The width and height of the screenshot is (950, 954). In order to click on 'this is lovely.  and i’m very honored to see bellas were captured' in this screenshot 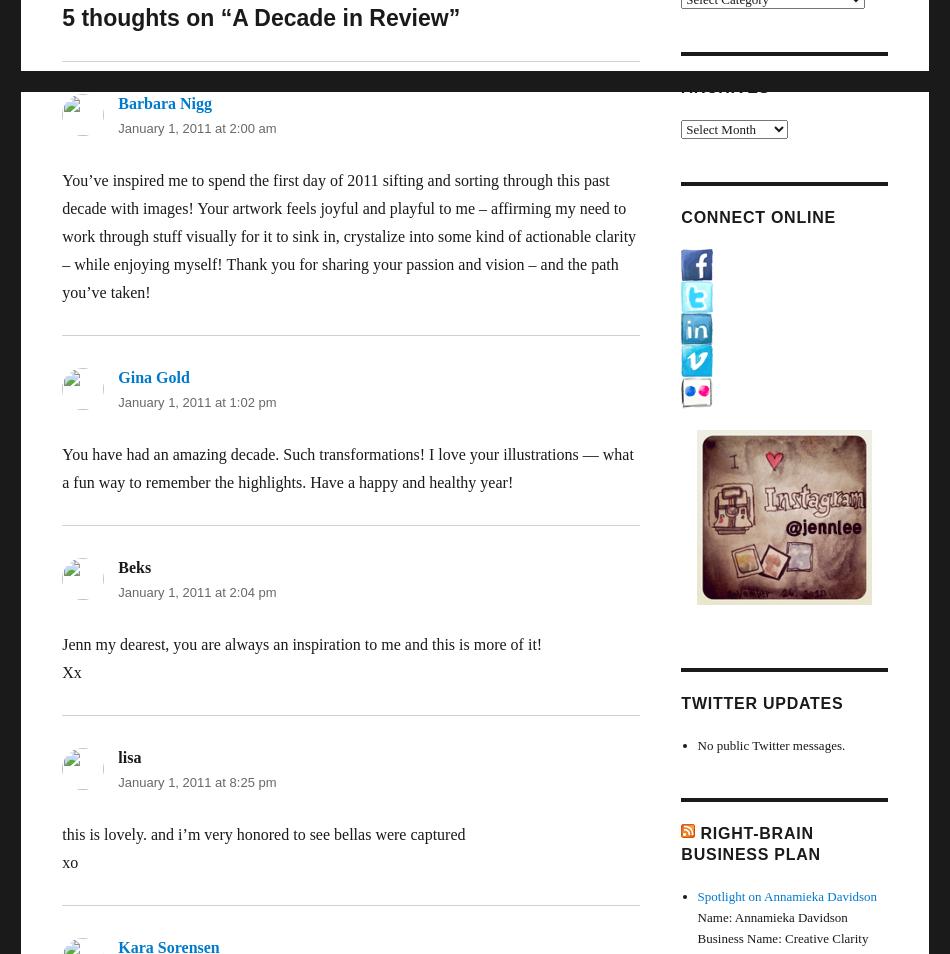, I will do `click(262, 834)`.